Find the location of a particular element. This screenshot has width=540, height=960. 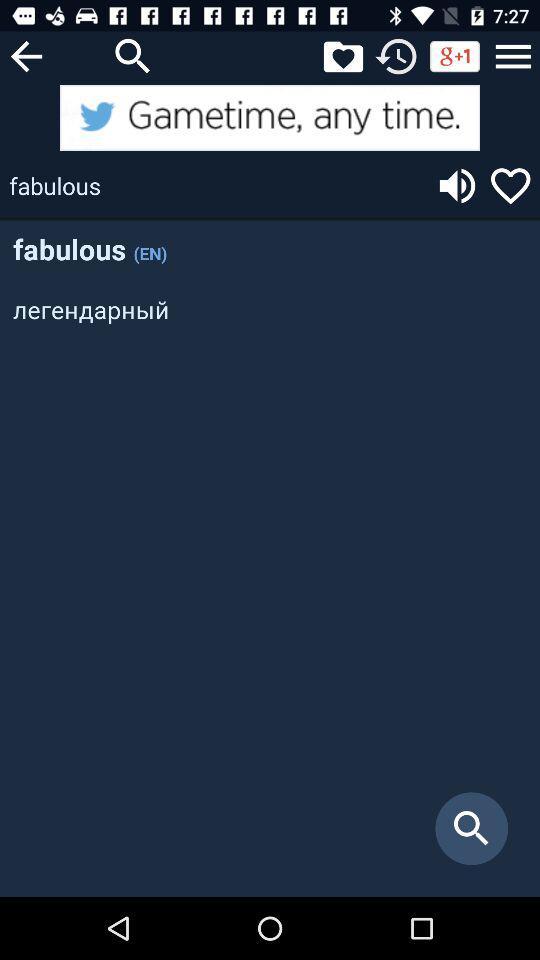

the history icon is located at coordinates (396, 55).